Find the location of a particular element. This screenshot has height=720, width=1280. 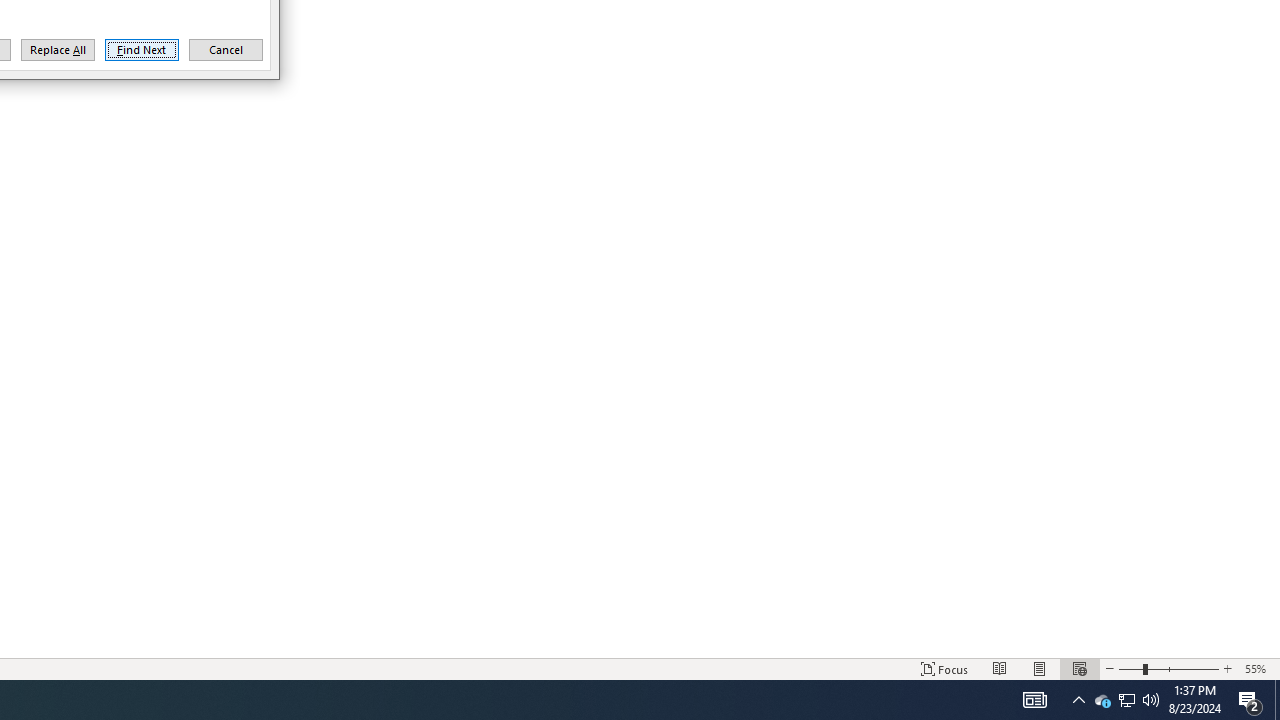

'Notification Chevron' is located at coordinates (1078, 698).